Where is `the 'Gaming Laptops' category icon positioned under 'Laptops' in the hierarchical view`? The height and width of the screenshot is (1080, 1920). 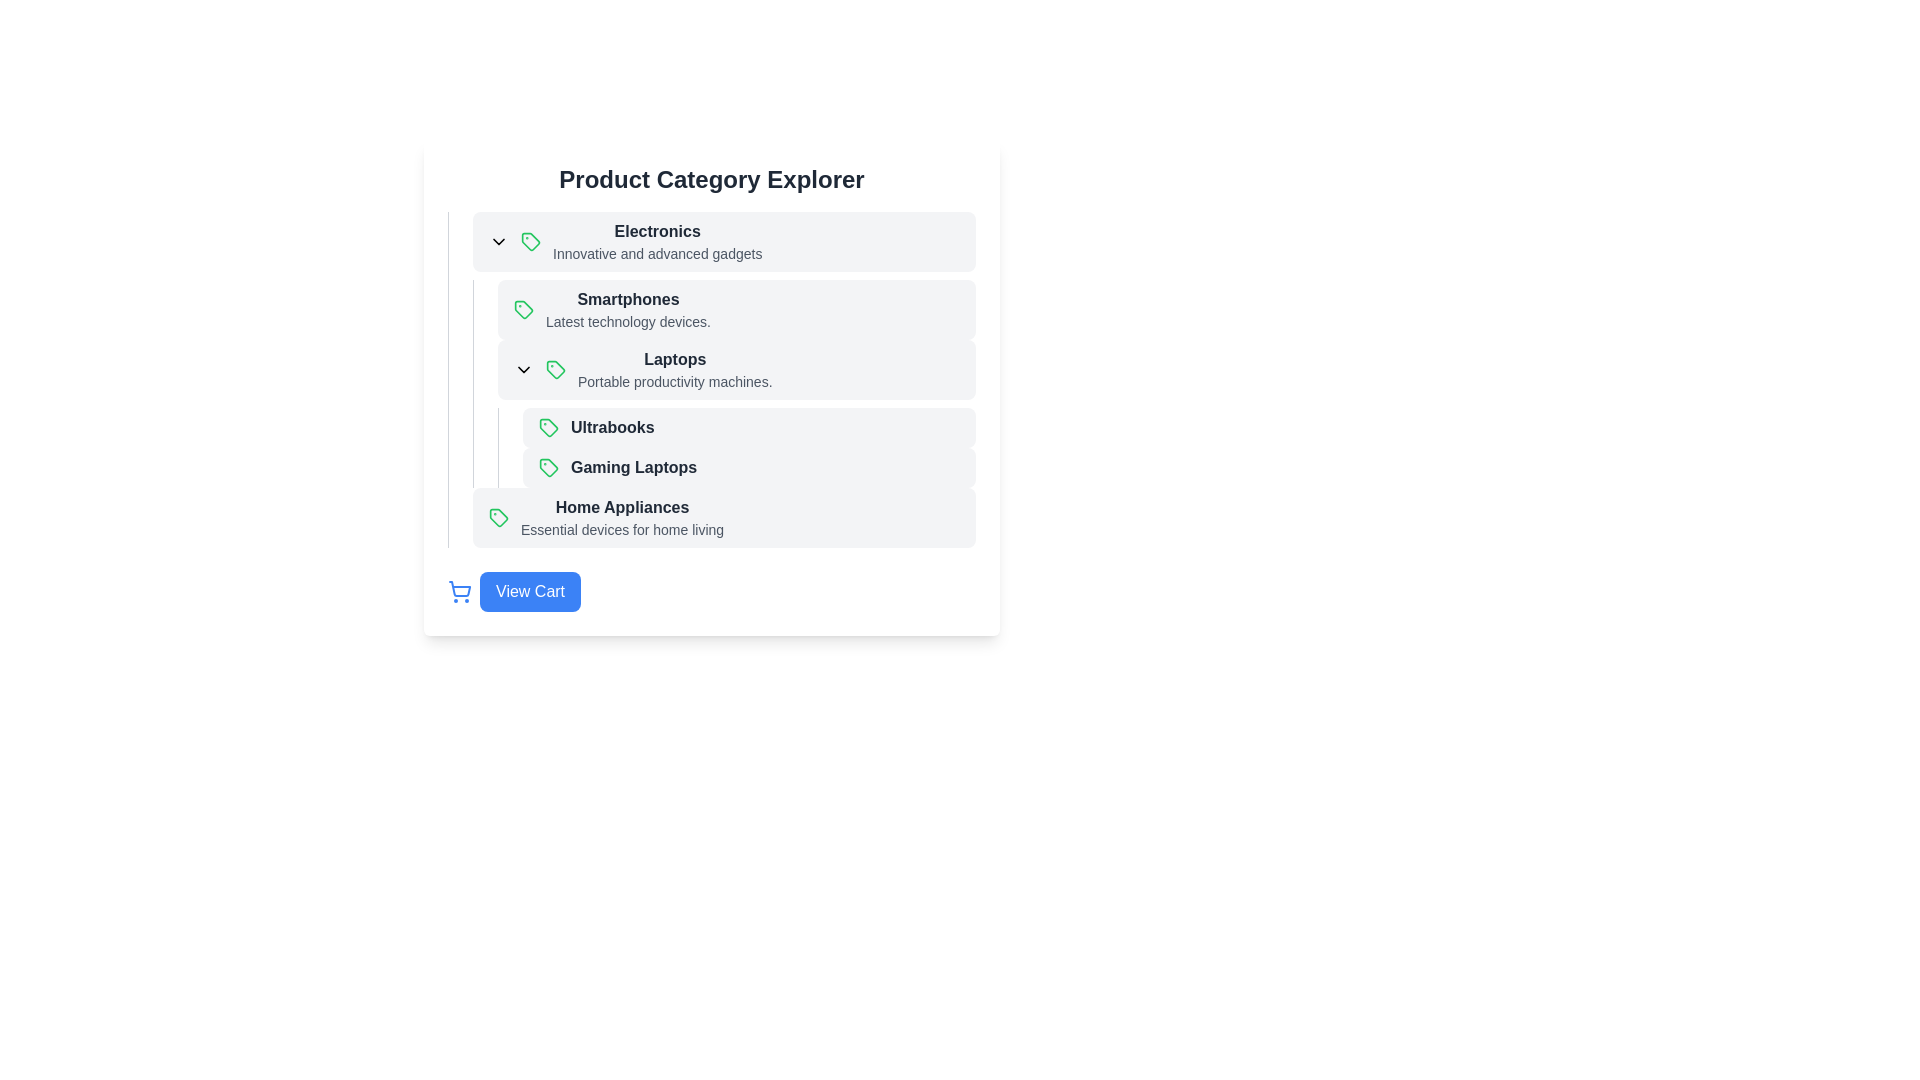
the 'Gaming Laptops' category icon positioned under 'Laptops' in the hierarchical view is located at coordinates (548, 467).